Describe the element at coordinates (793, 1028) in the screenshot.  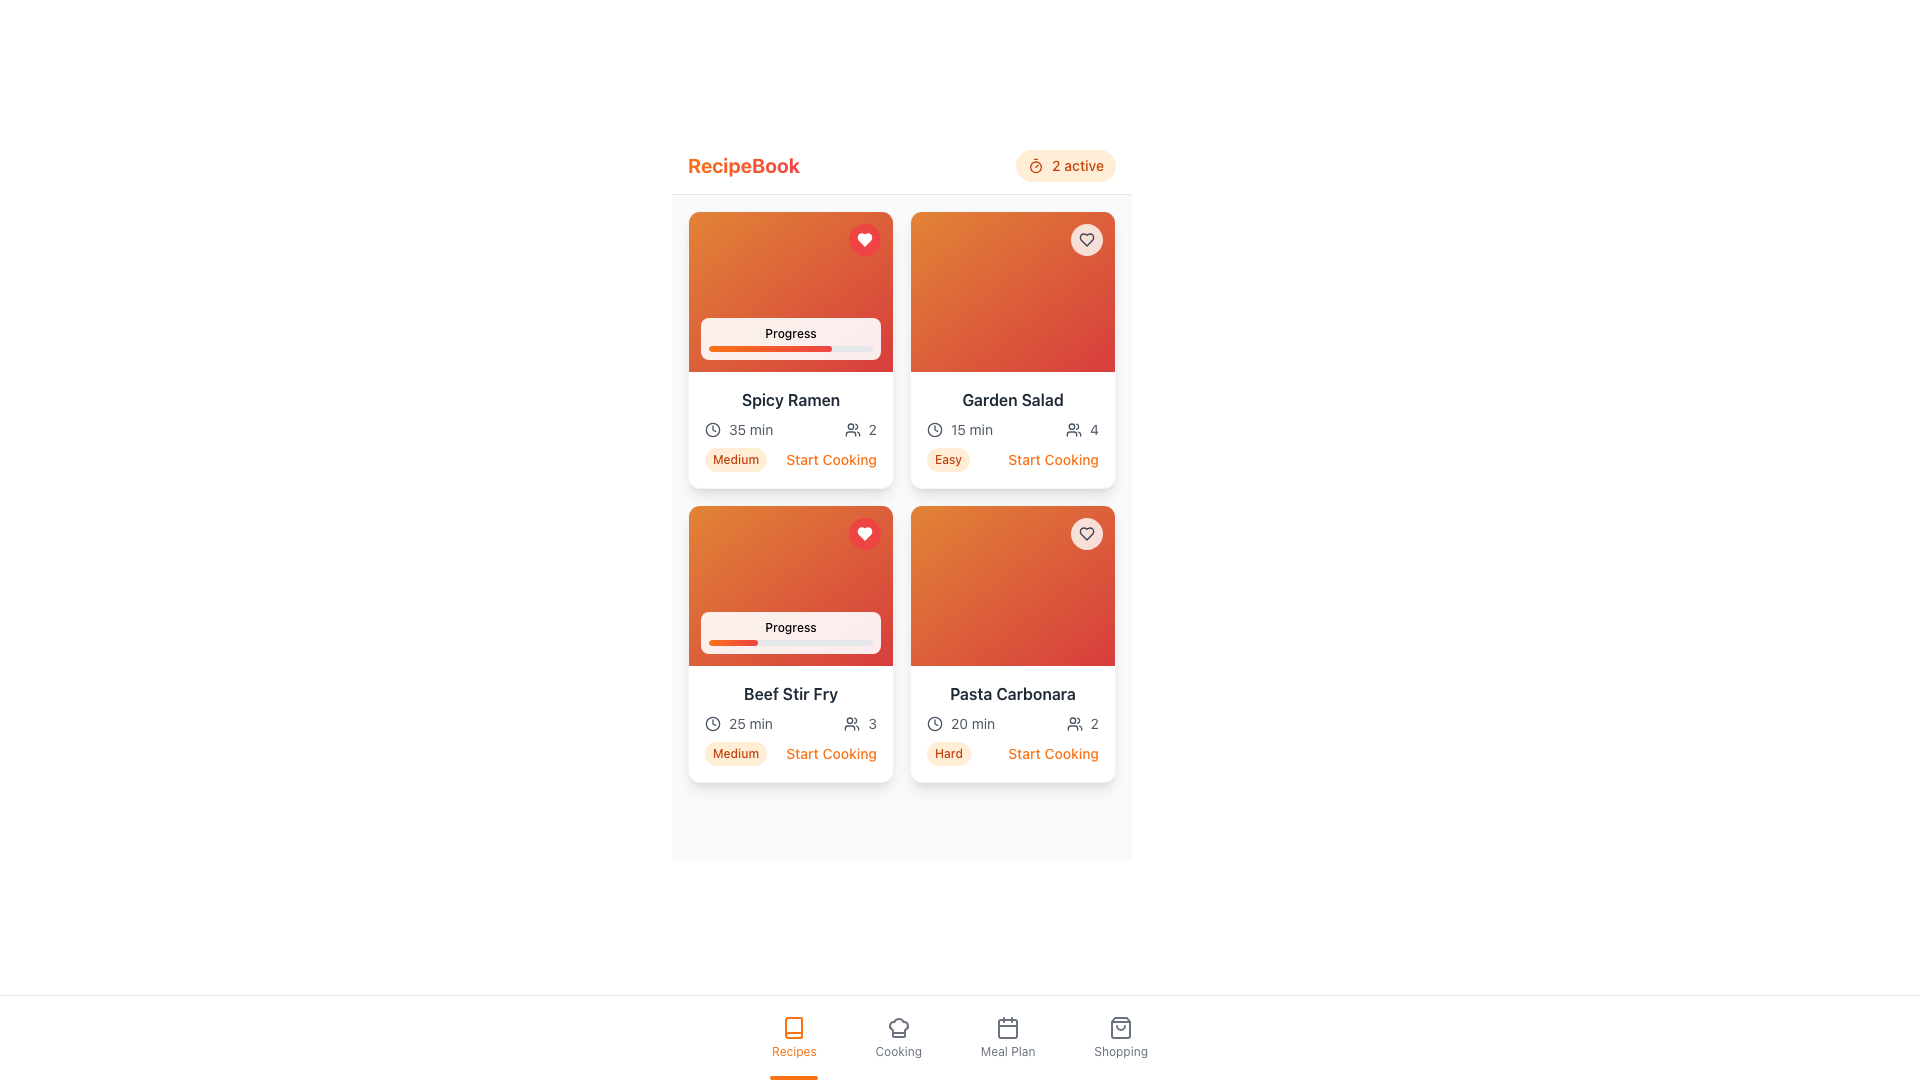
I see `the stylized book icon located at the center of the 'Recipes' tab in the bottom navigation bar` at that location.